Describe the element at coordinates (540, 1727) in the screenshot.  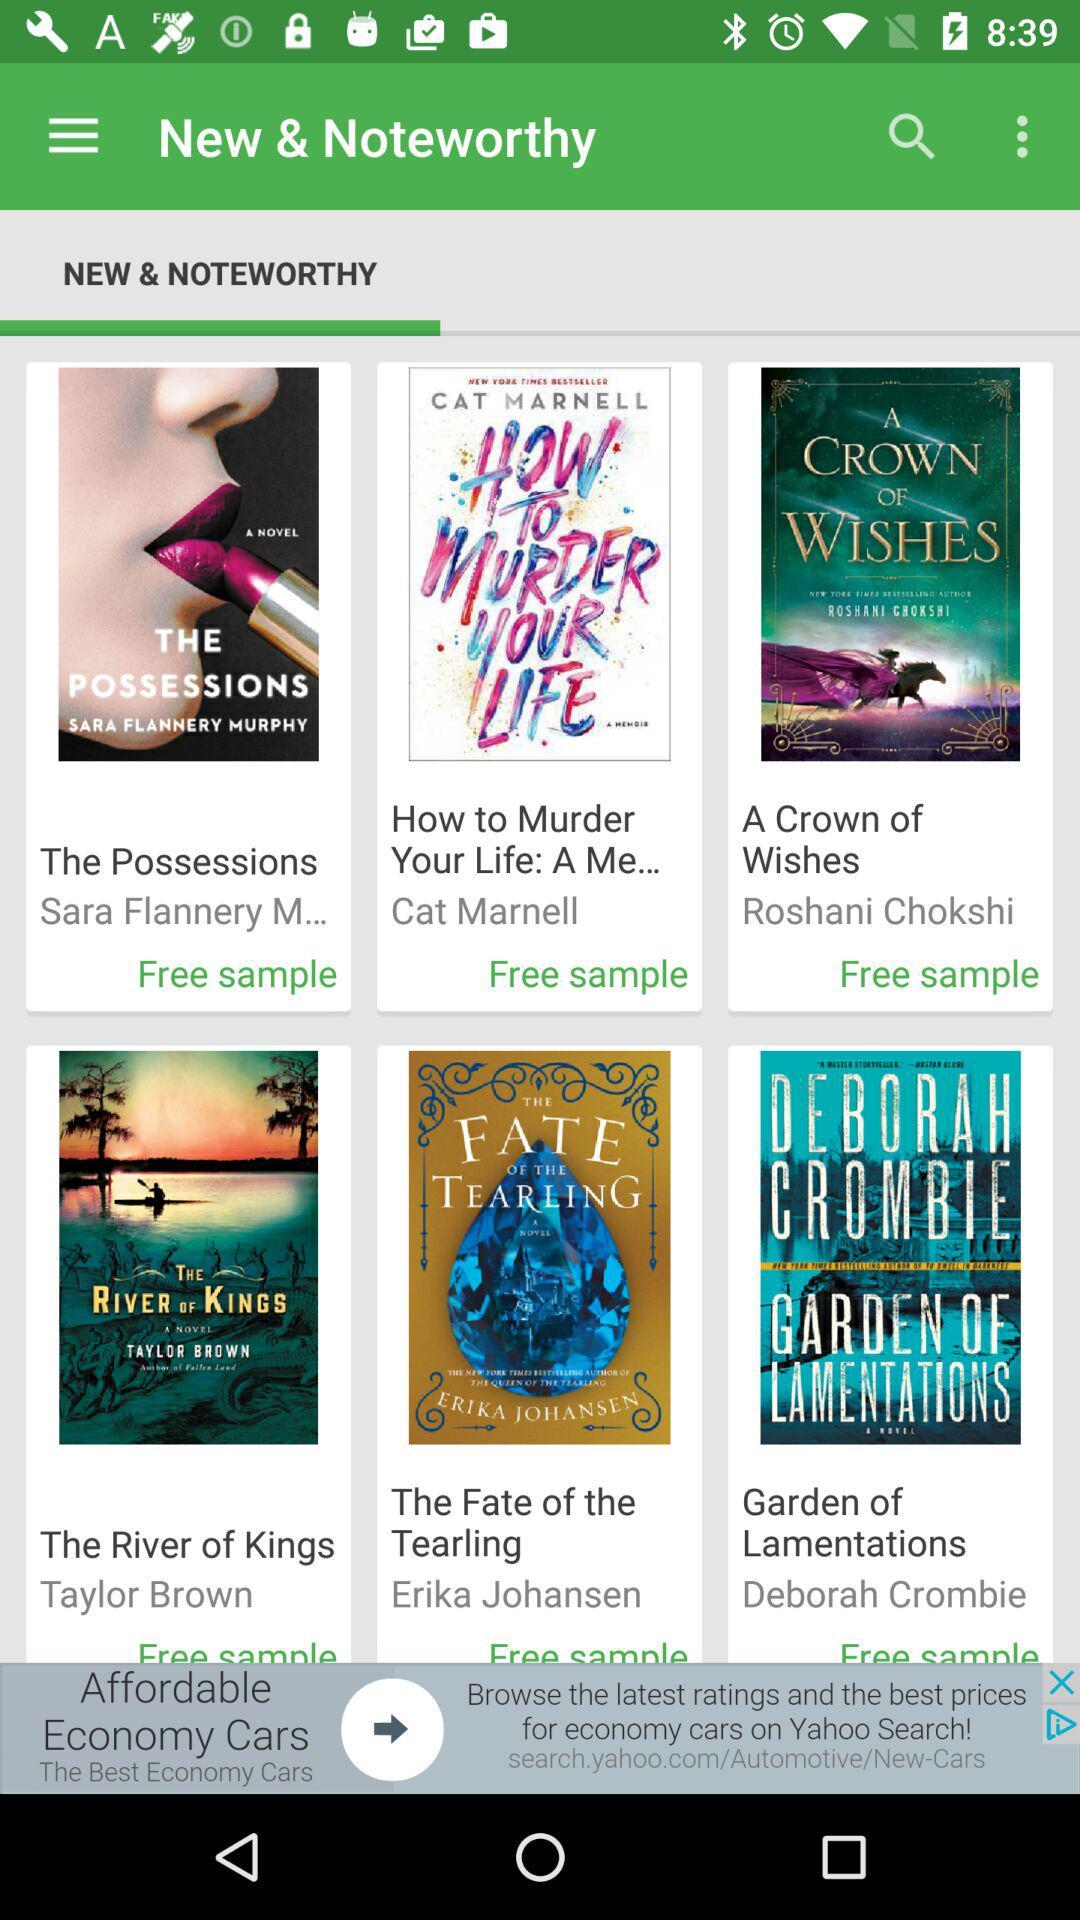
I see `click advertisement` at that location.